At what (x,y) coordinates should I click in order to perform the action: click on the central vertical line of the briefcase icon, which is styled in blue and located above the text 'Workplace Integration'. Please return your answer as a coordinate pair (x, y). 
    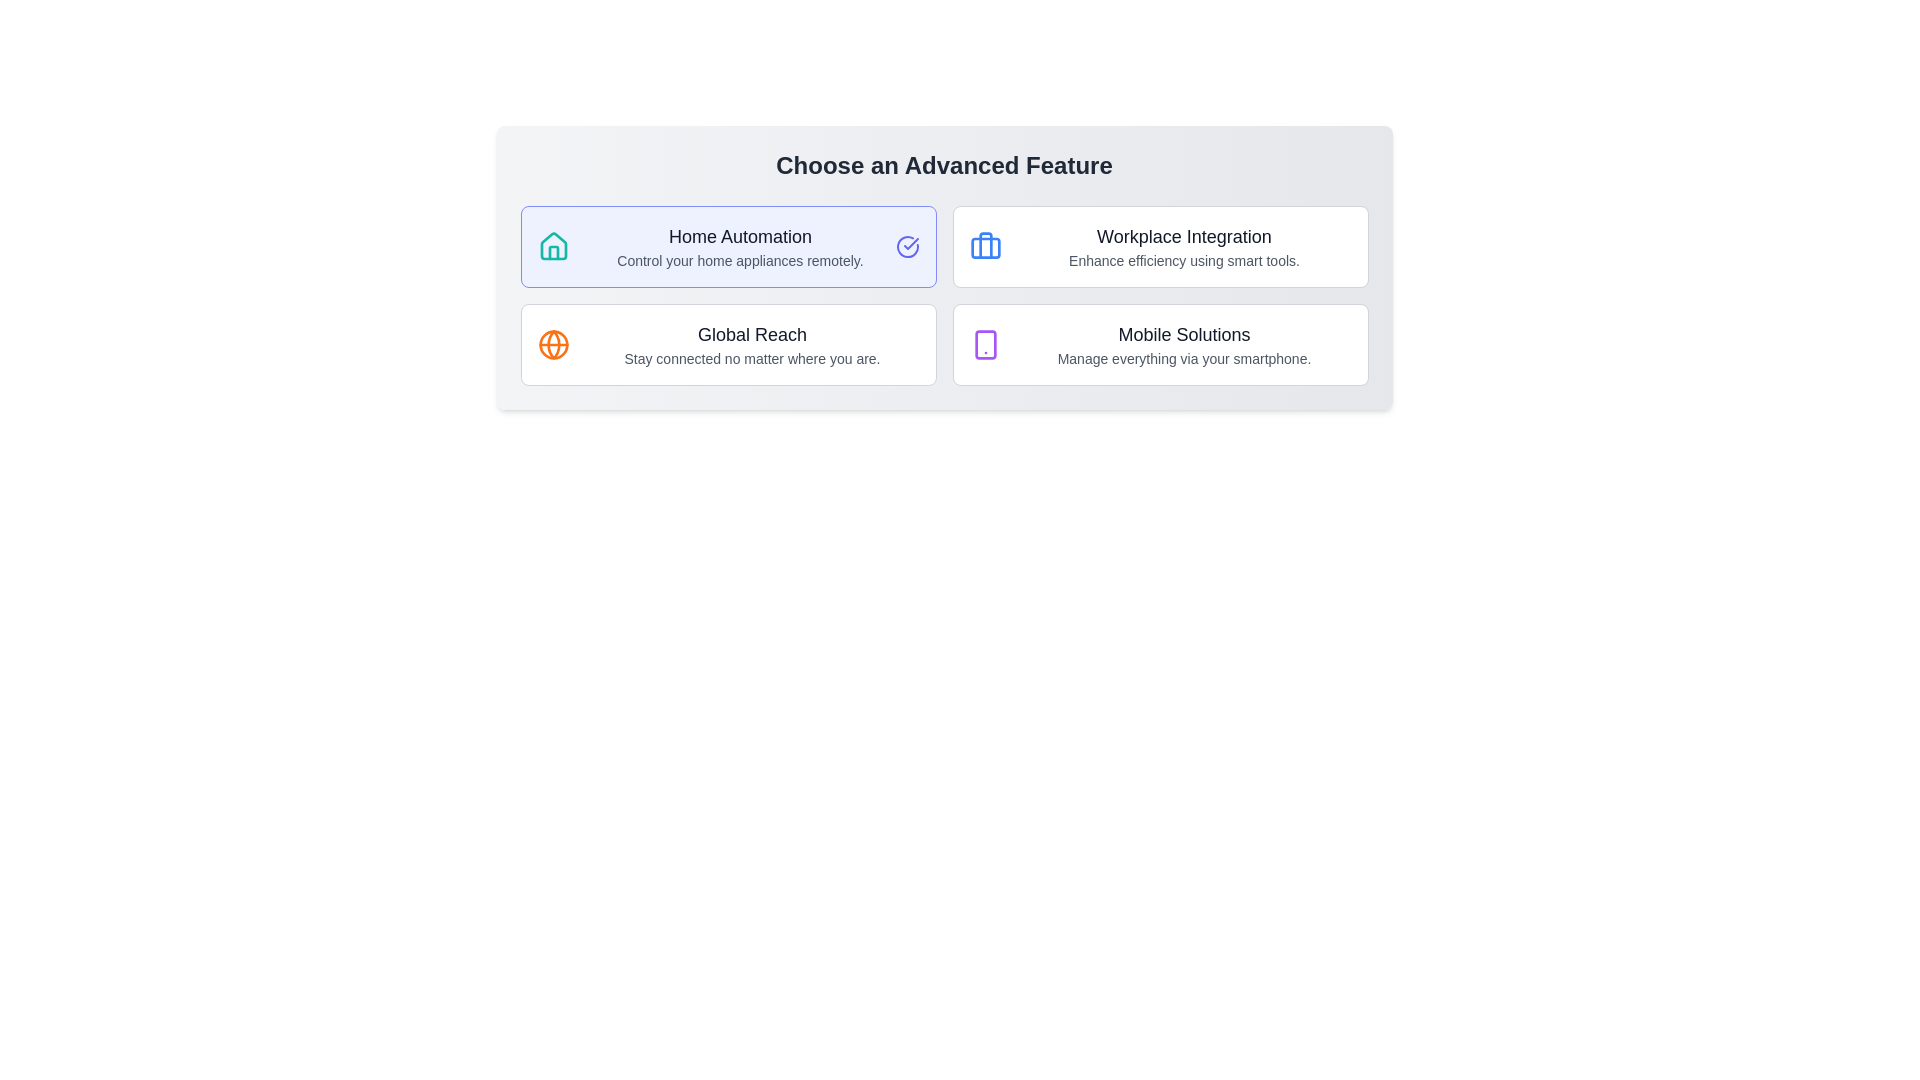
    Looking at the image, I should click on (985, 244).